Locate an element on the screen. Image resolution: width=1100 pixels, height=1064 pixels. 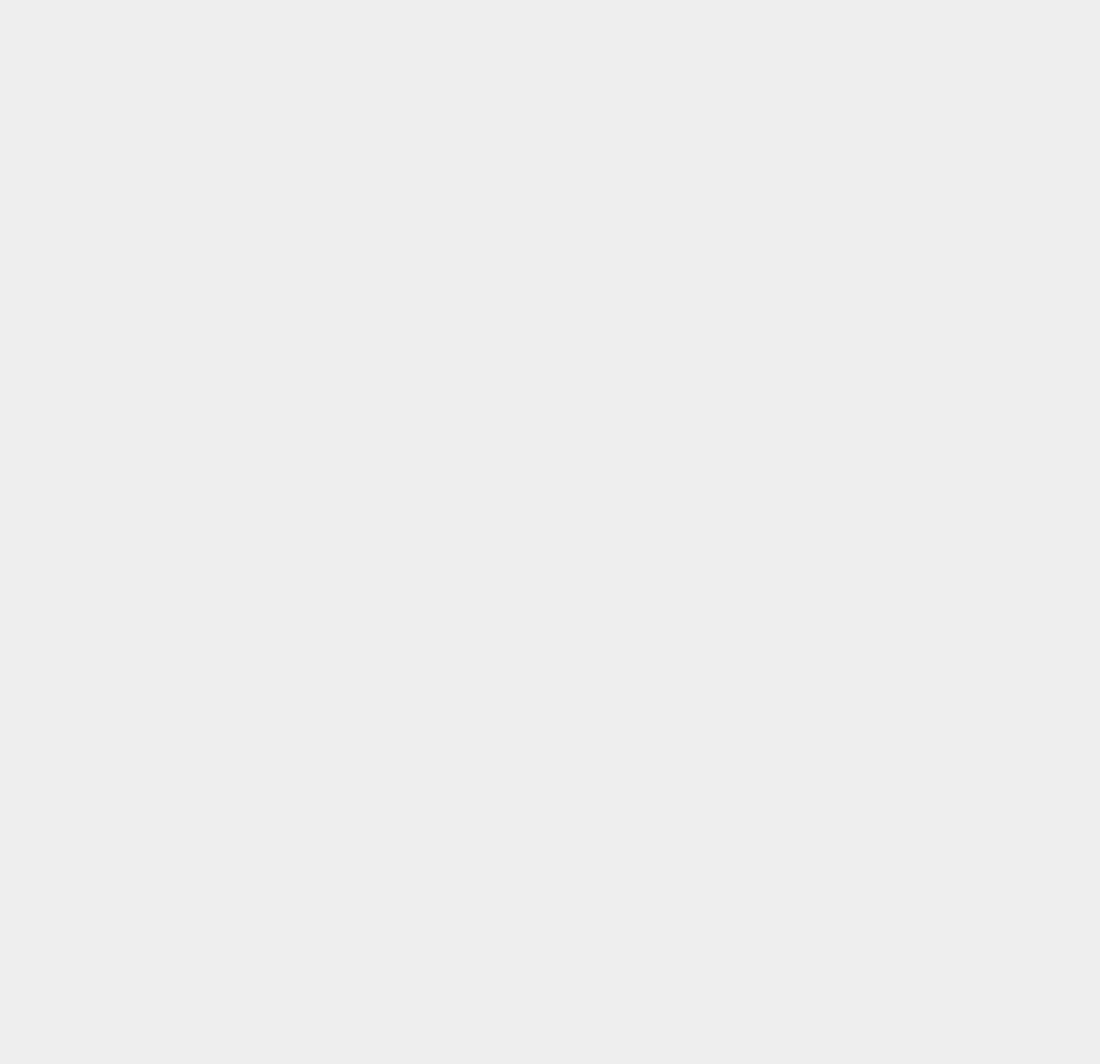
'Server' is located at coordinates (797, 483).